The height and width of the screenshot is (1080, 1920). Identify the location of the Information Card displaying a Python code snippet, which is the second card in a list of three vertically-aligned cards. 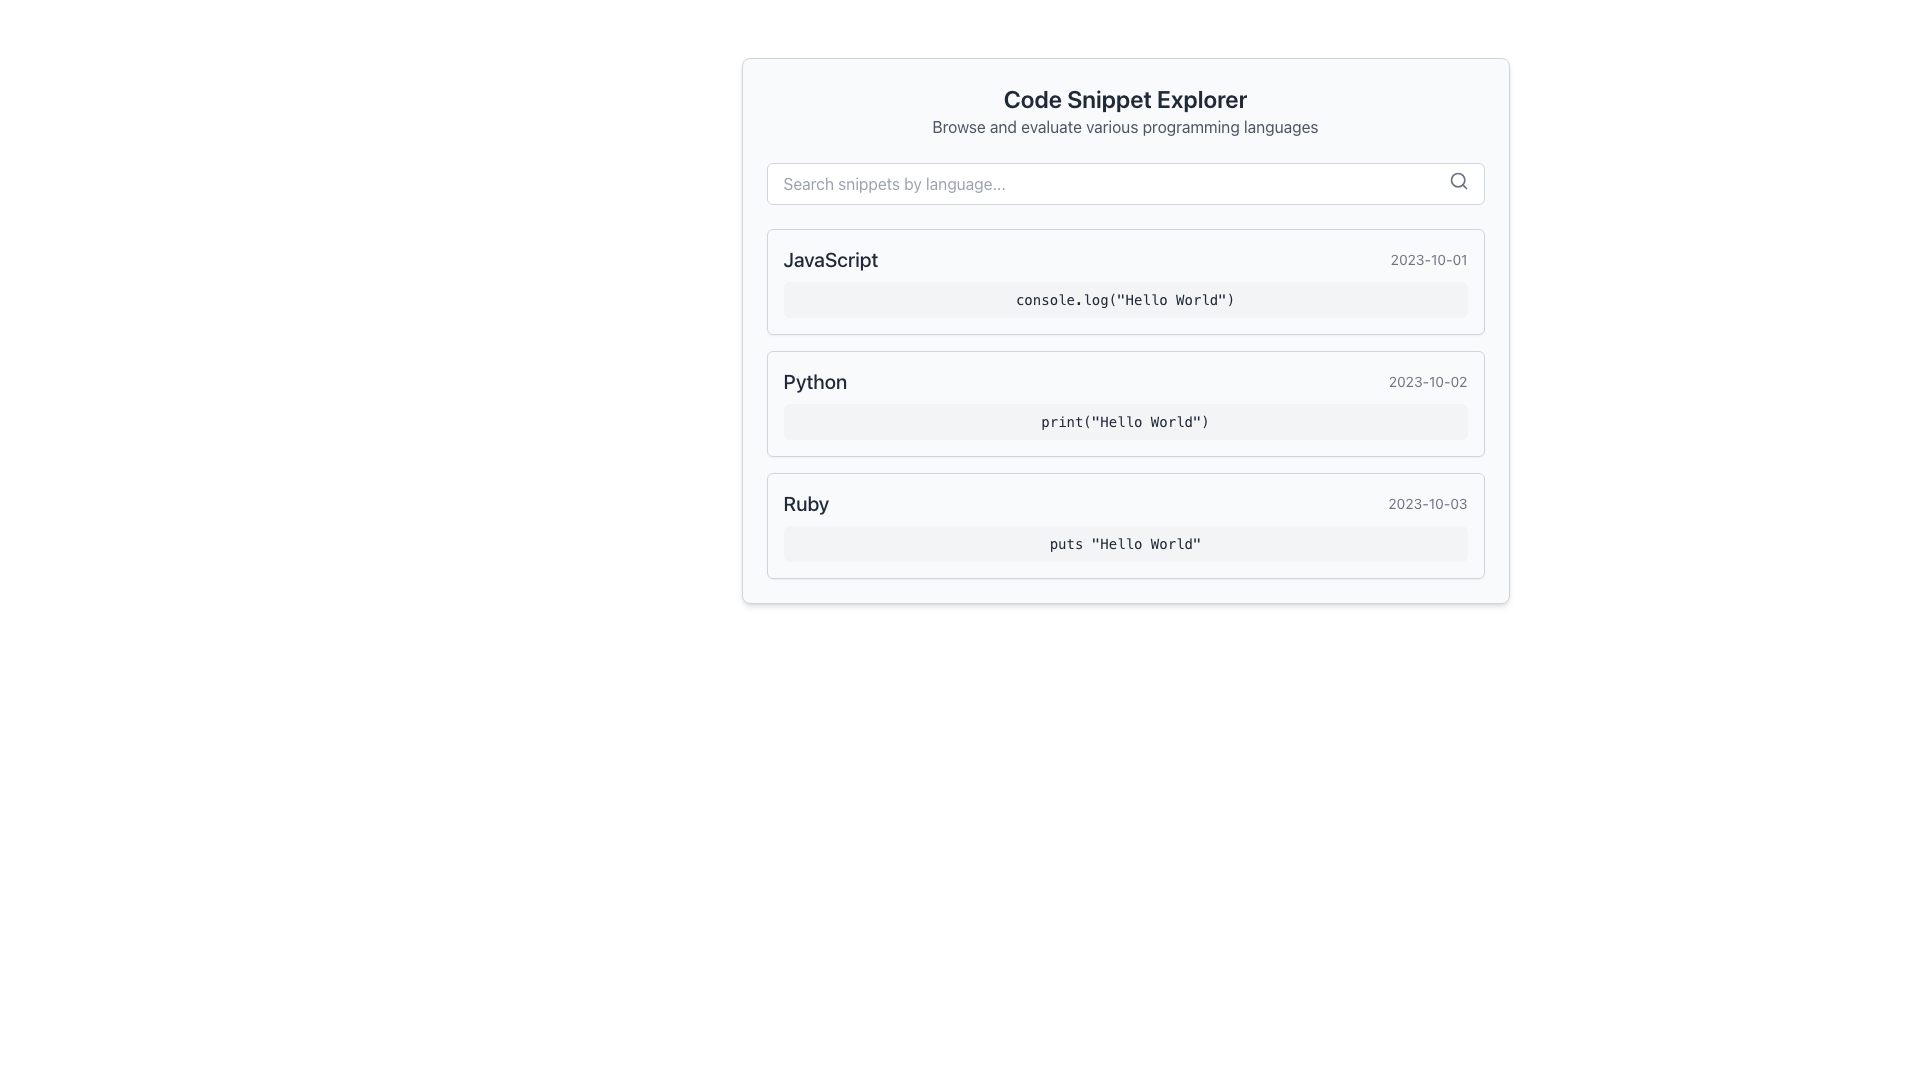
(1125, 404).